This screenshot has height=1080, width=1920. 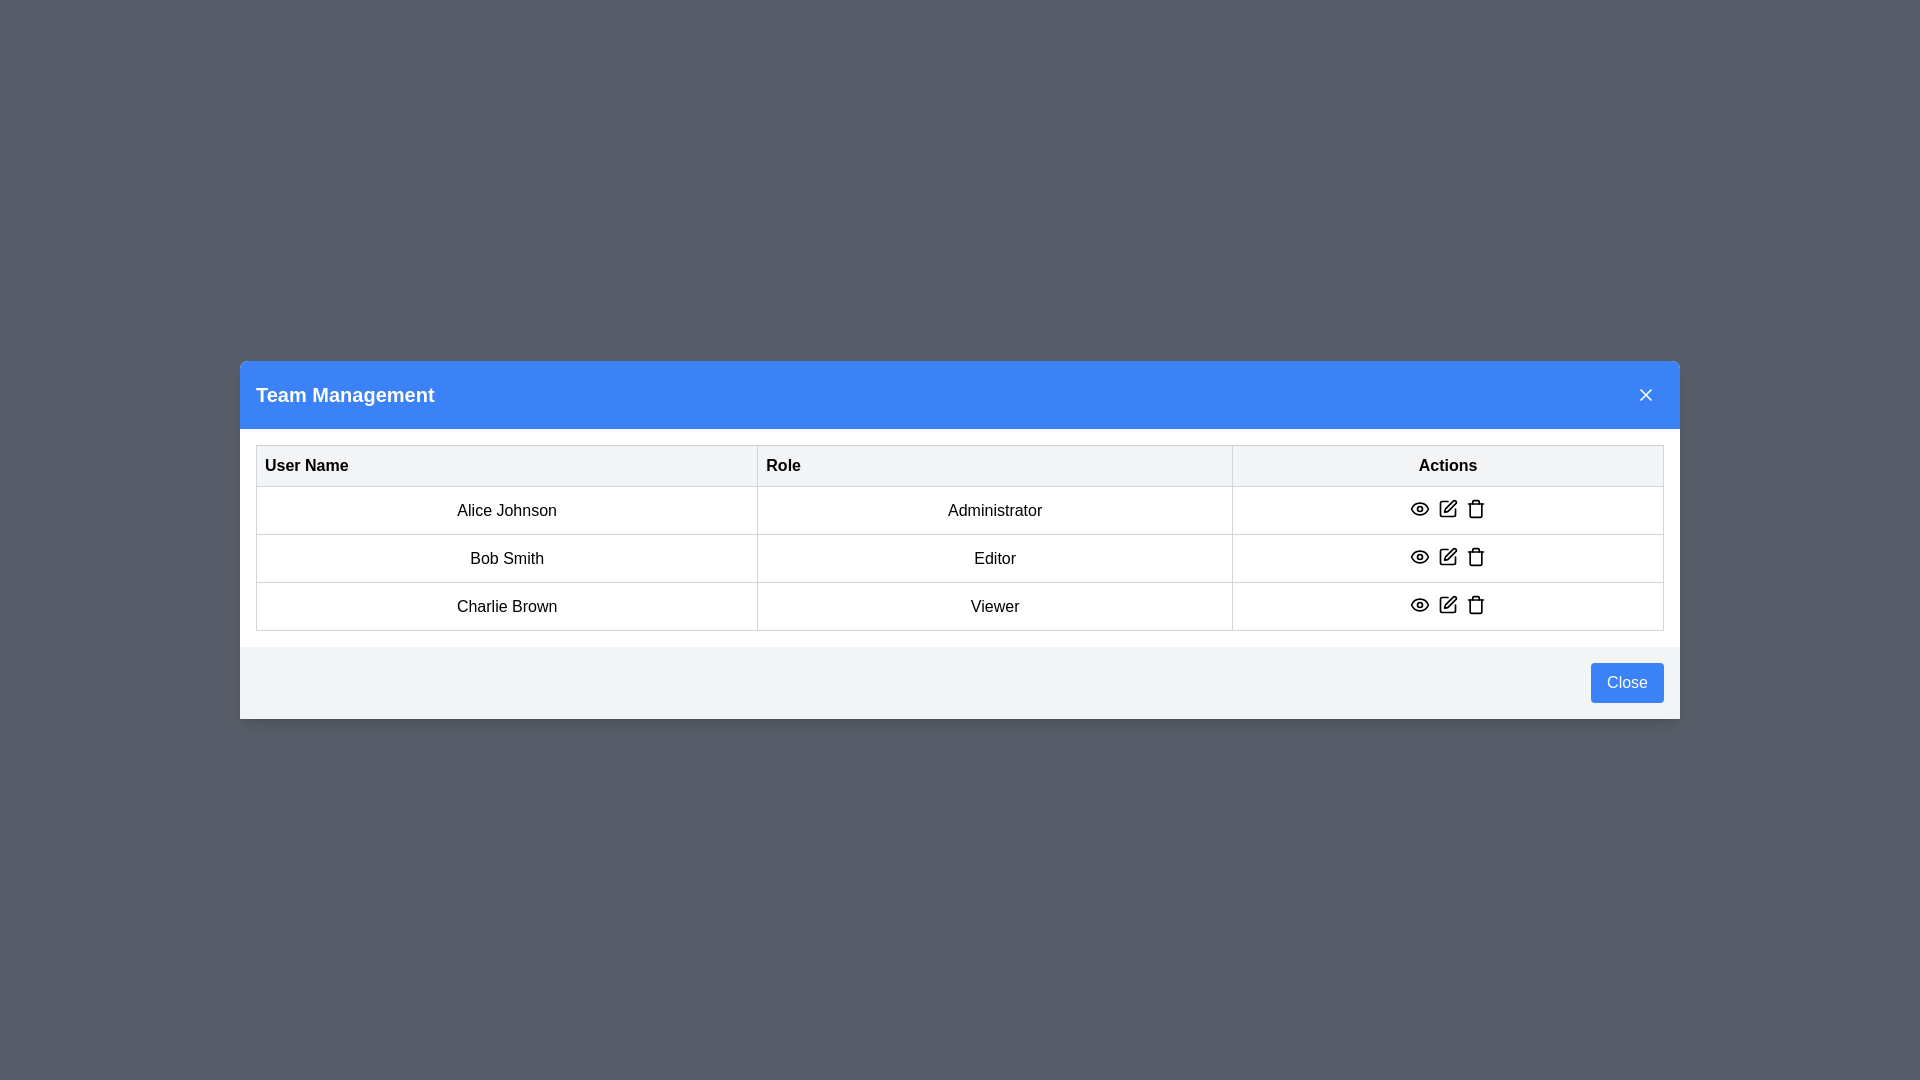 I want to click on the eye-shaped icon in the 'Actions' column of the first row for Alice Johnson, so click(x=1419, y=508).